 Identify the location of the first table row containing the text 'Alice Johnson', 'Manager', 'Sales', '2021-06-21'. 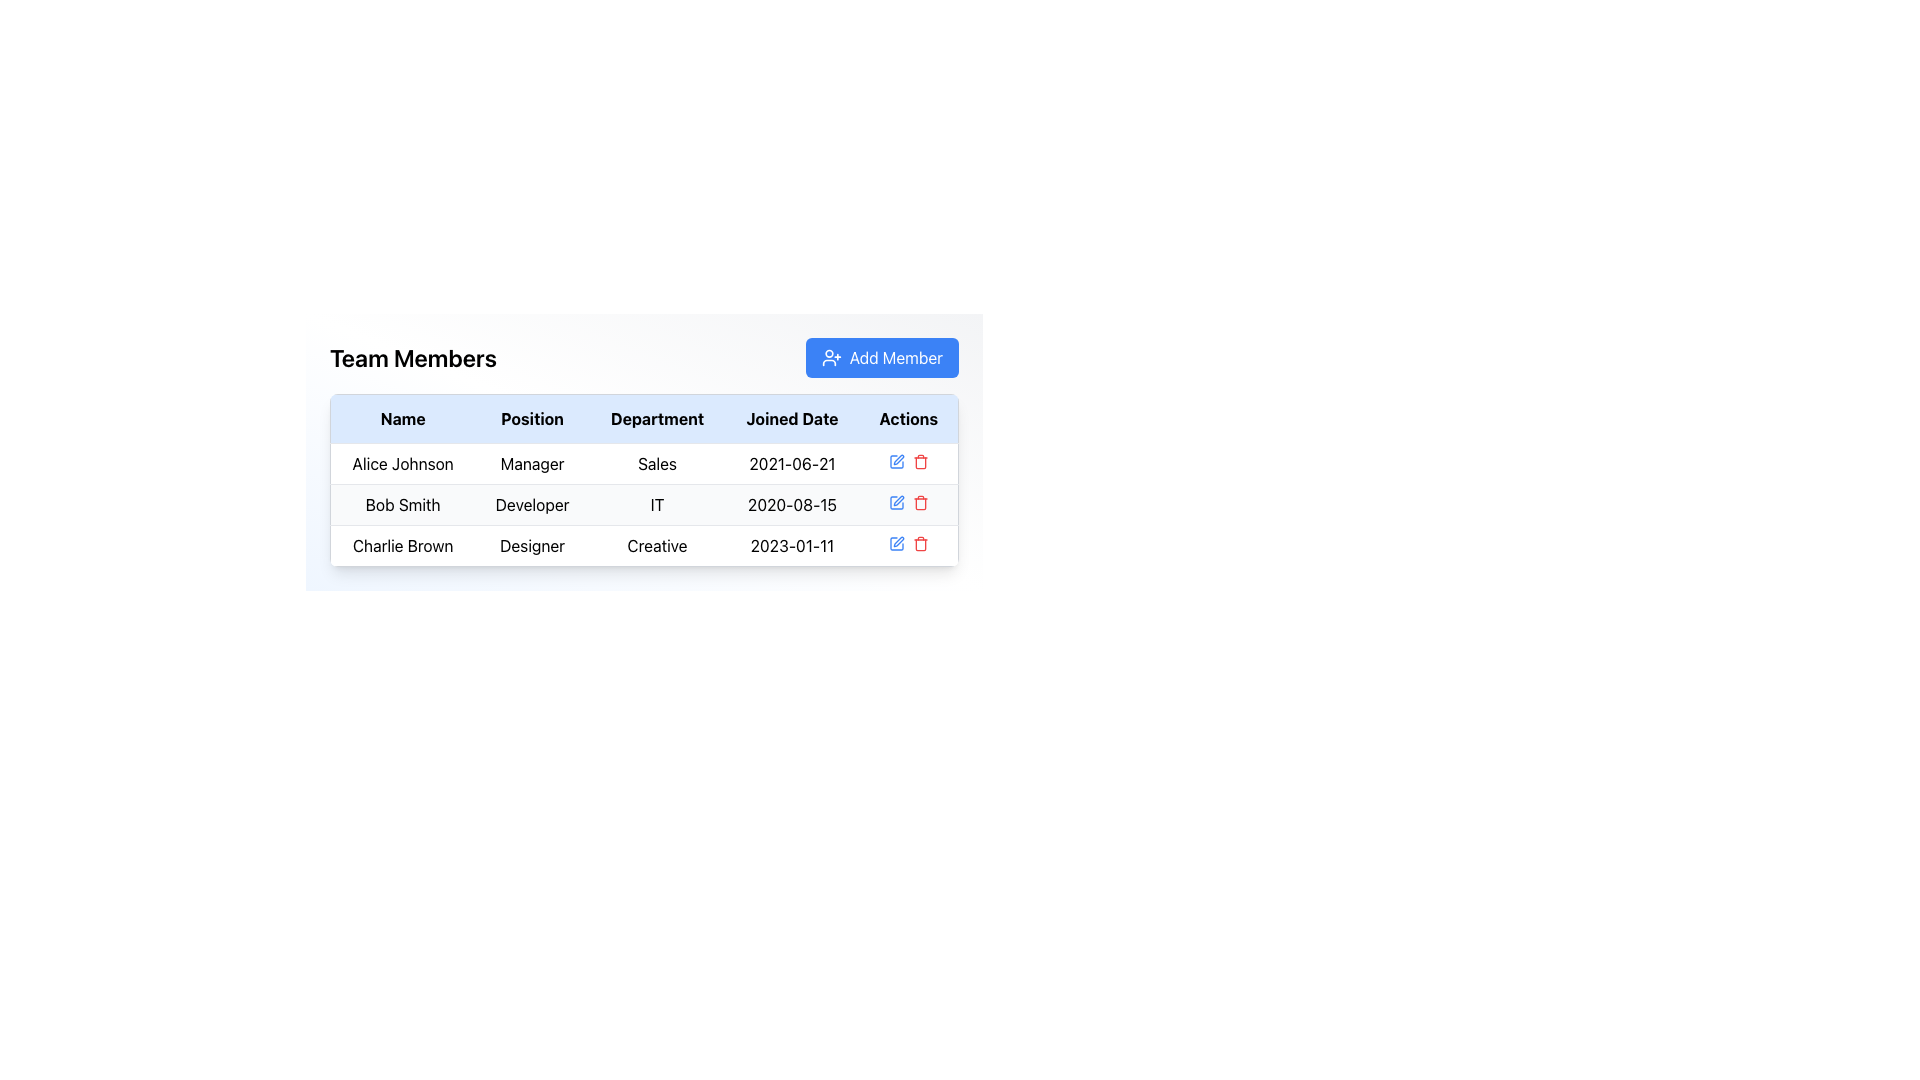
(644, 463).